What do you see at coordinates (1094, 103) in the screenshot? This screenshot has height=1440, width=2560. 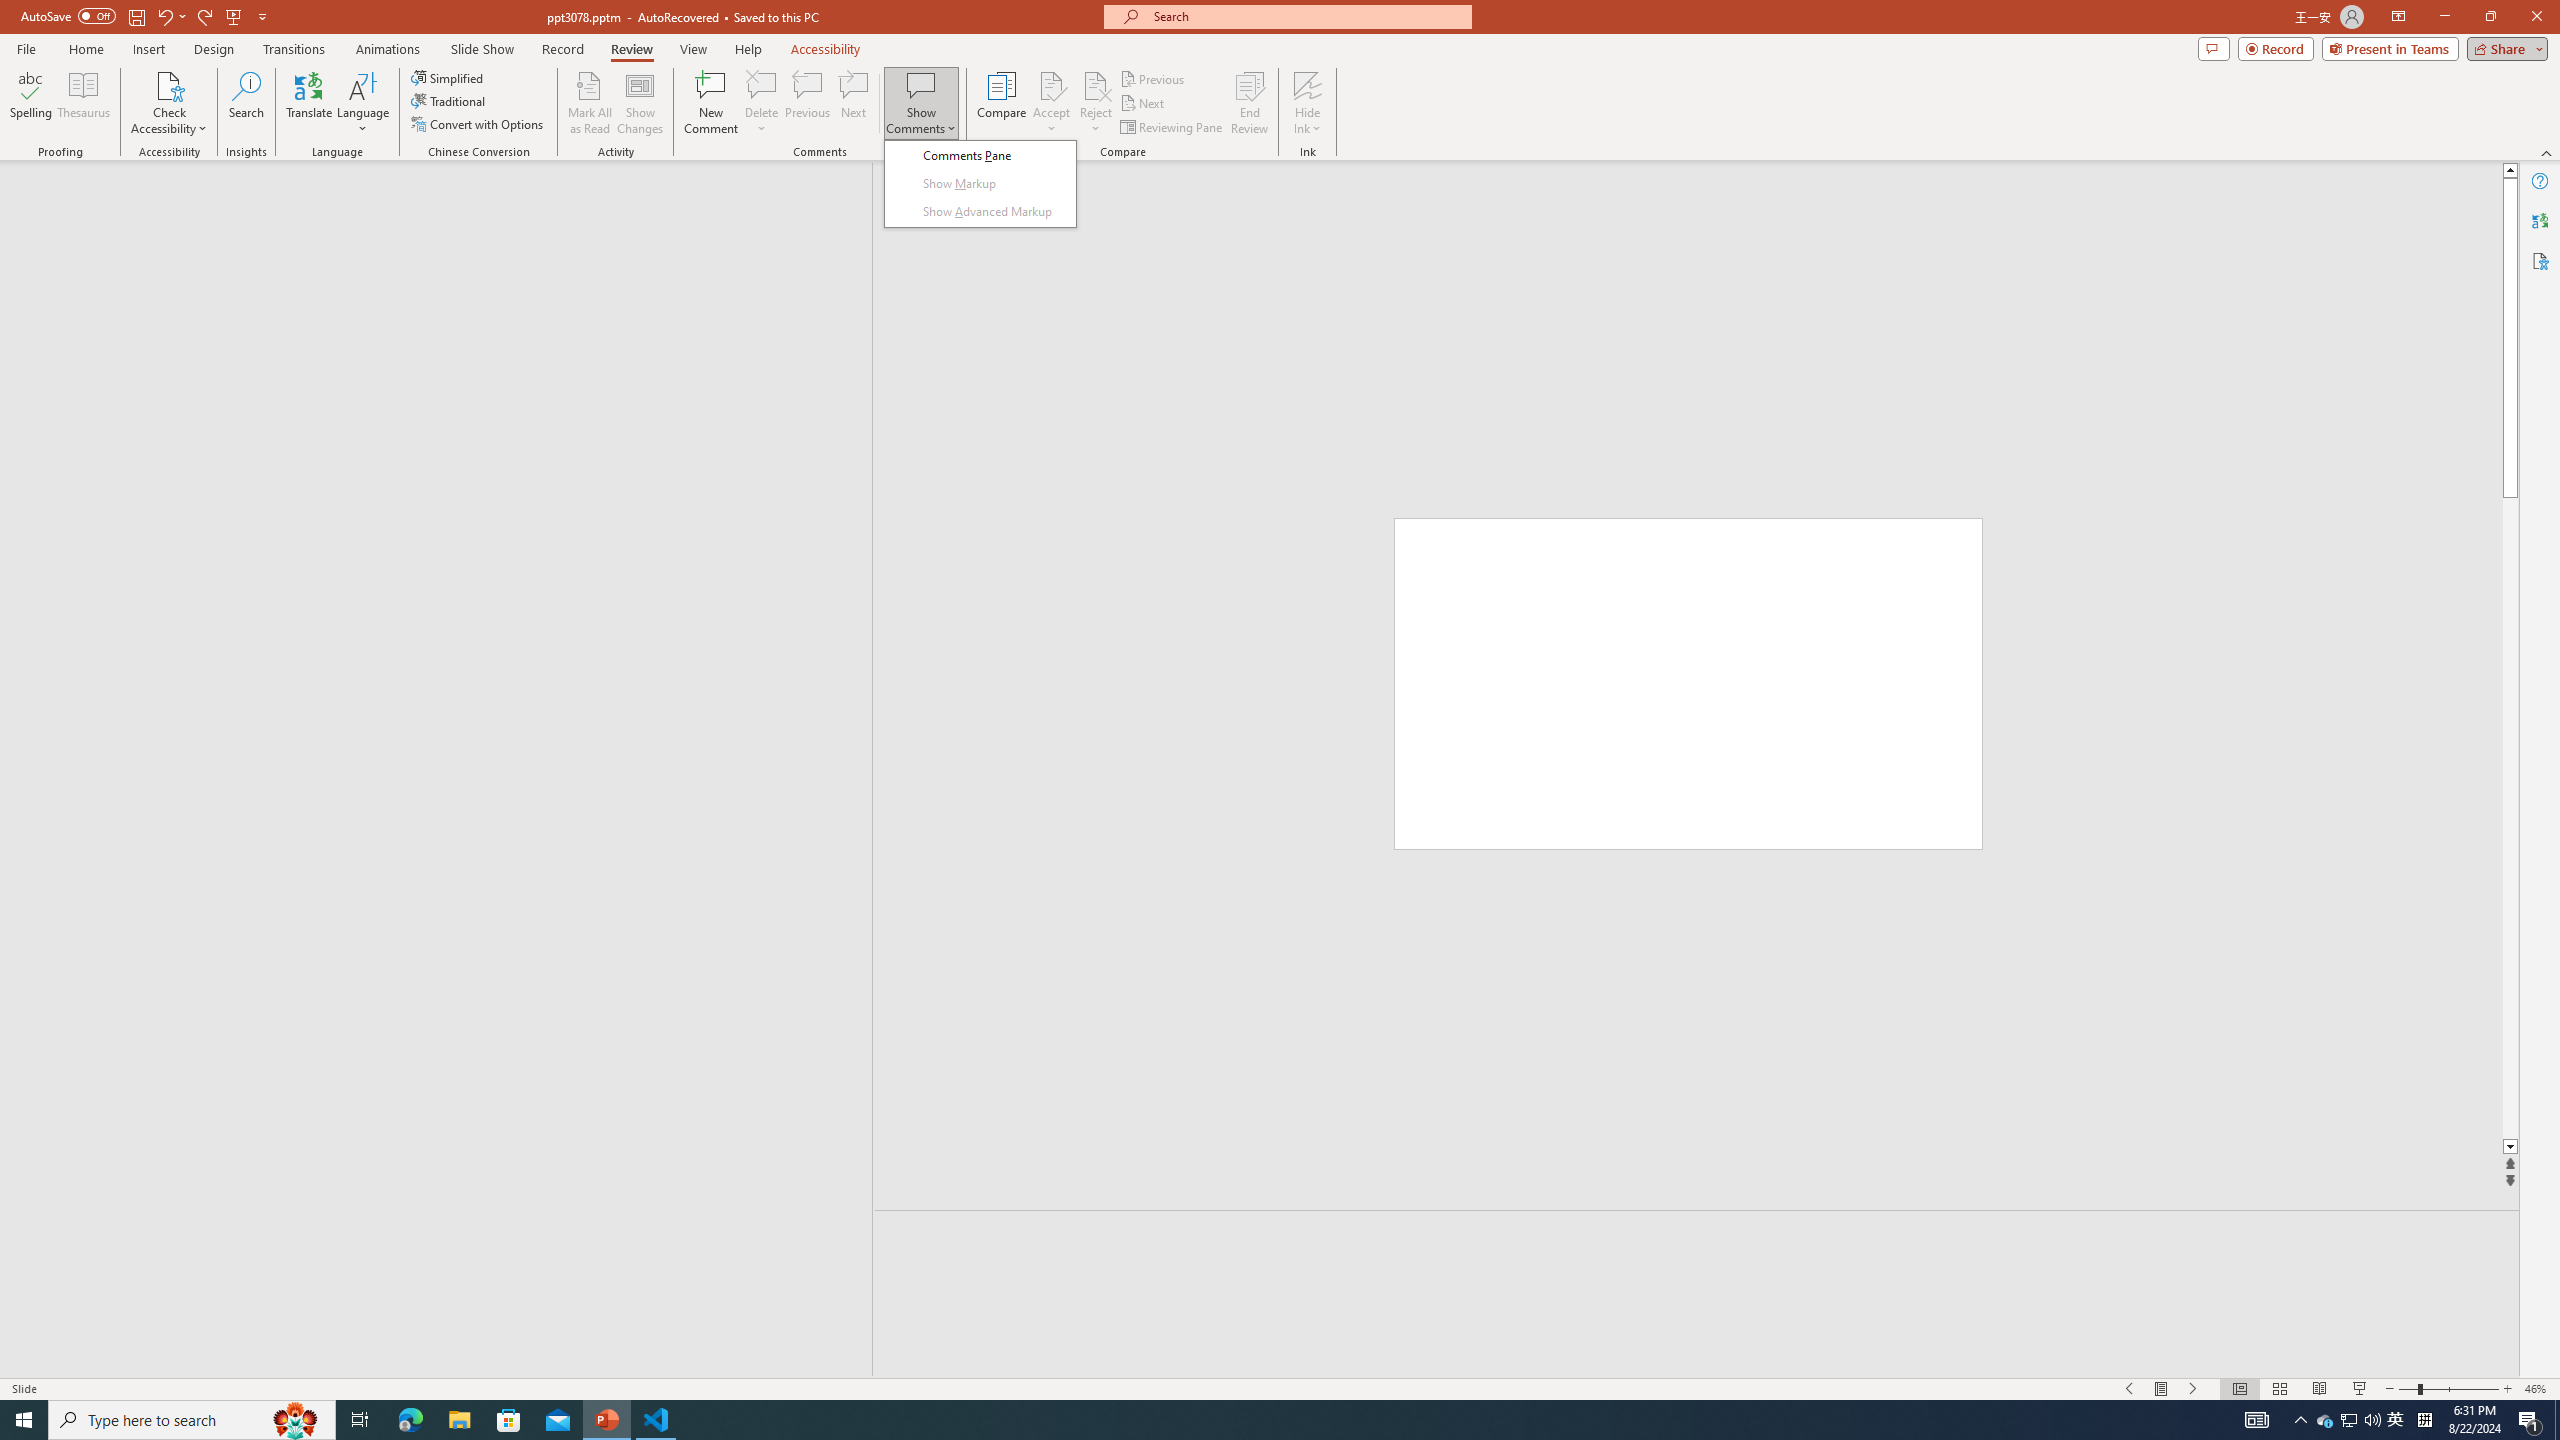 I see `'Reject'` at bounding box center [1094, 103].